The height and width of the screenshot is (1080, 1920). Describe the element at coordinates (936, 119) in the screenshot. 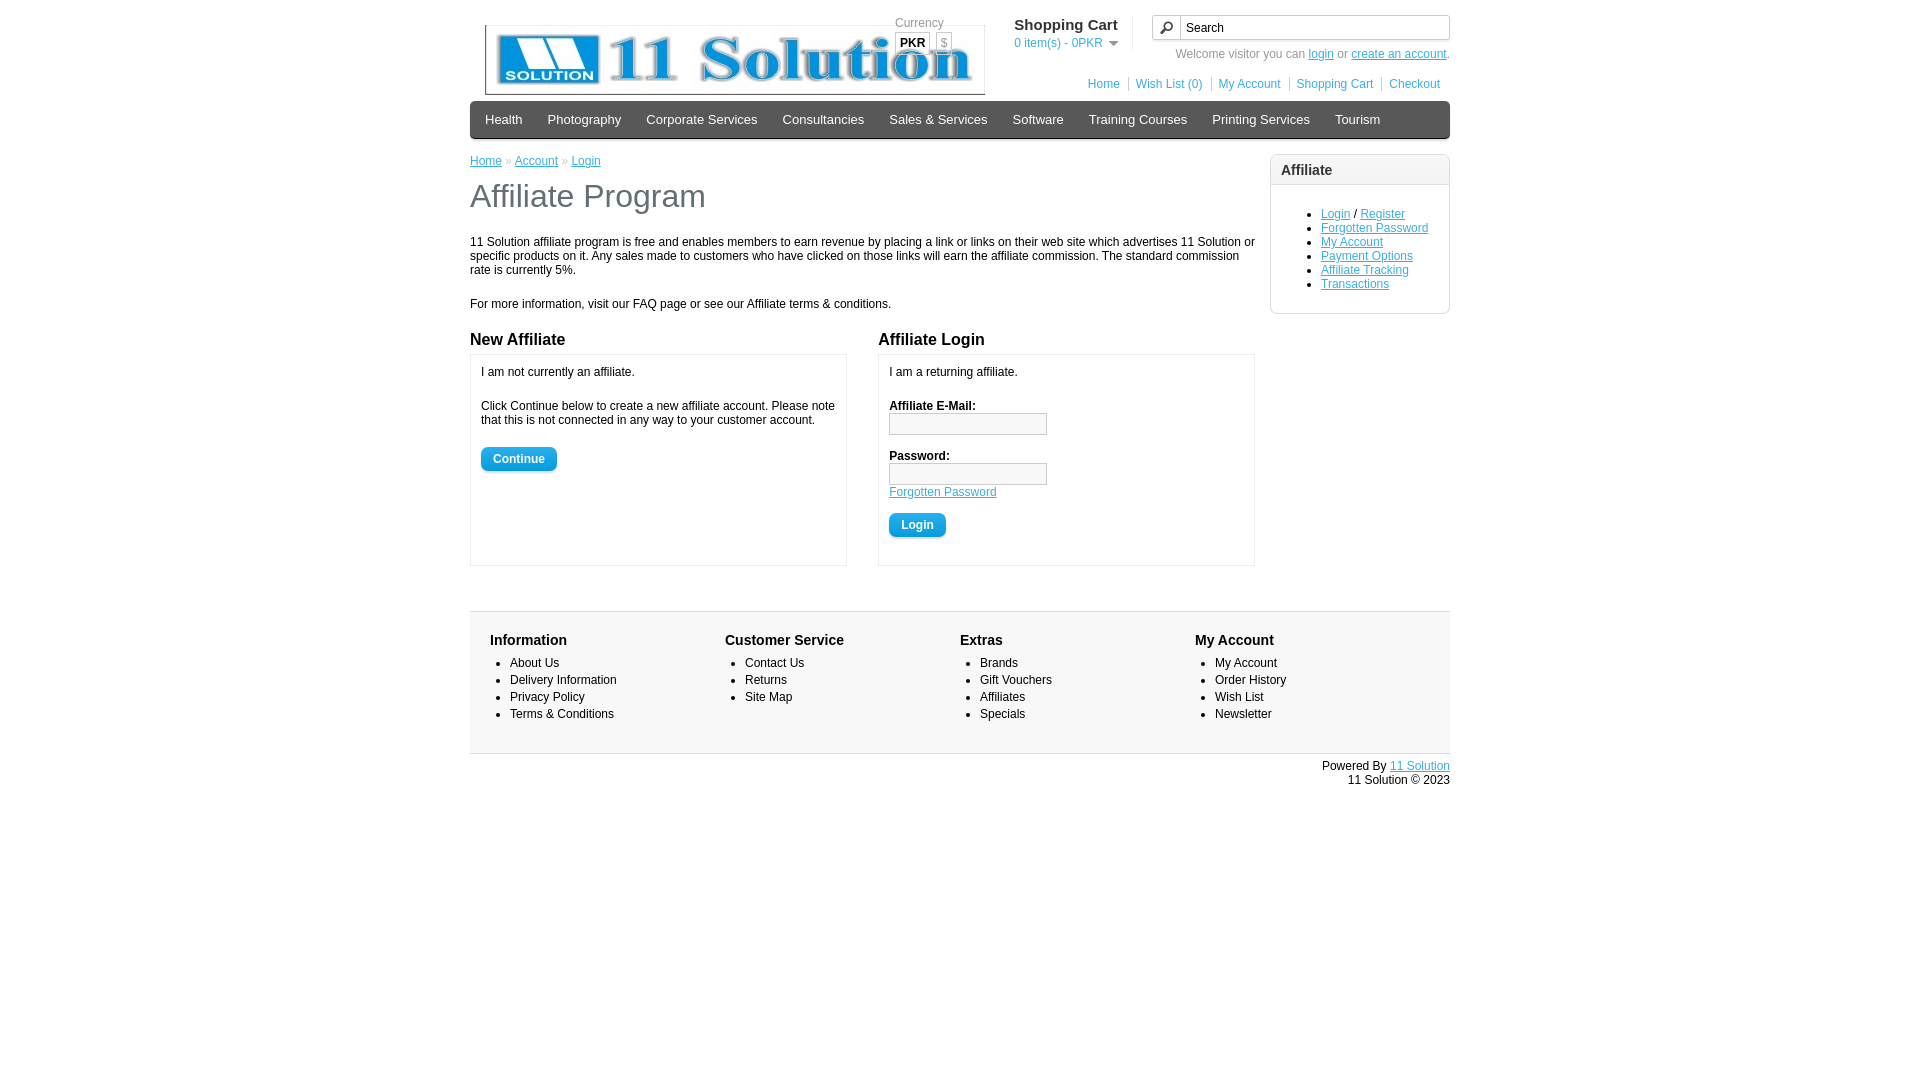

I see `'Sales & Services'` at that location.